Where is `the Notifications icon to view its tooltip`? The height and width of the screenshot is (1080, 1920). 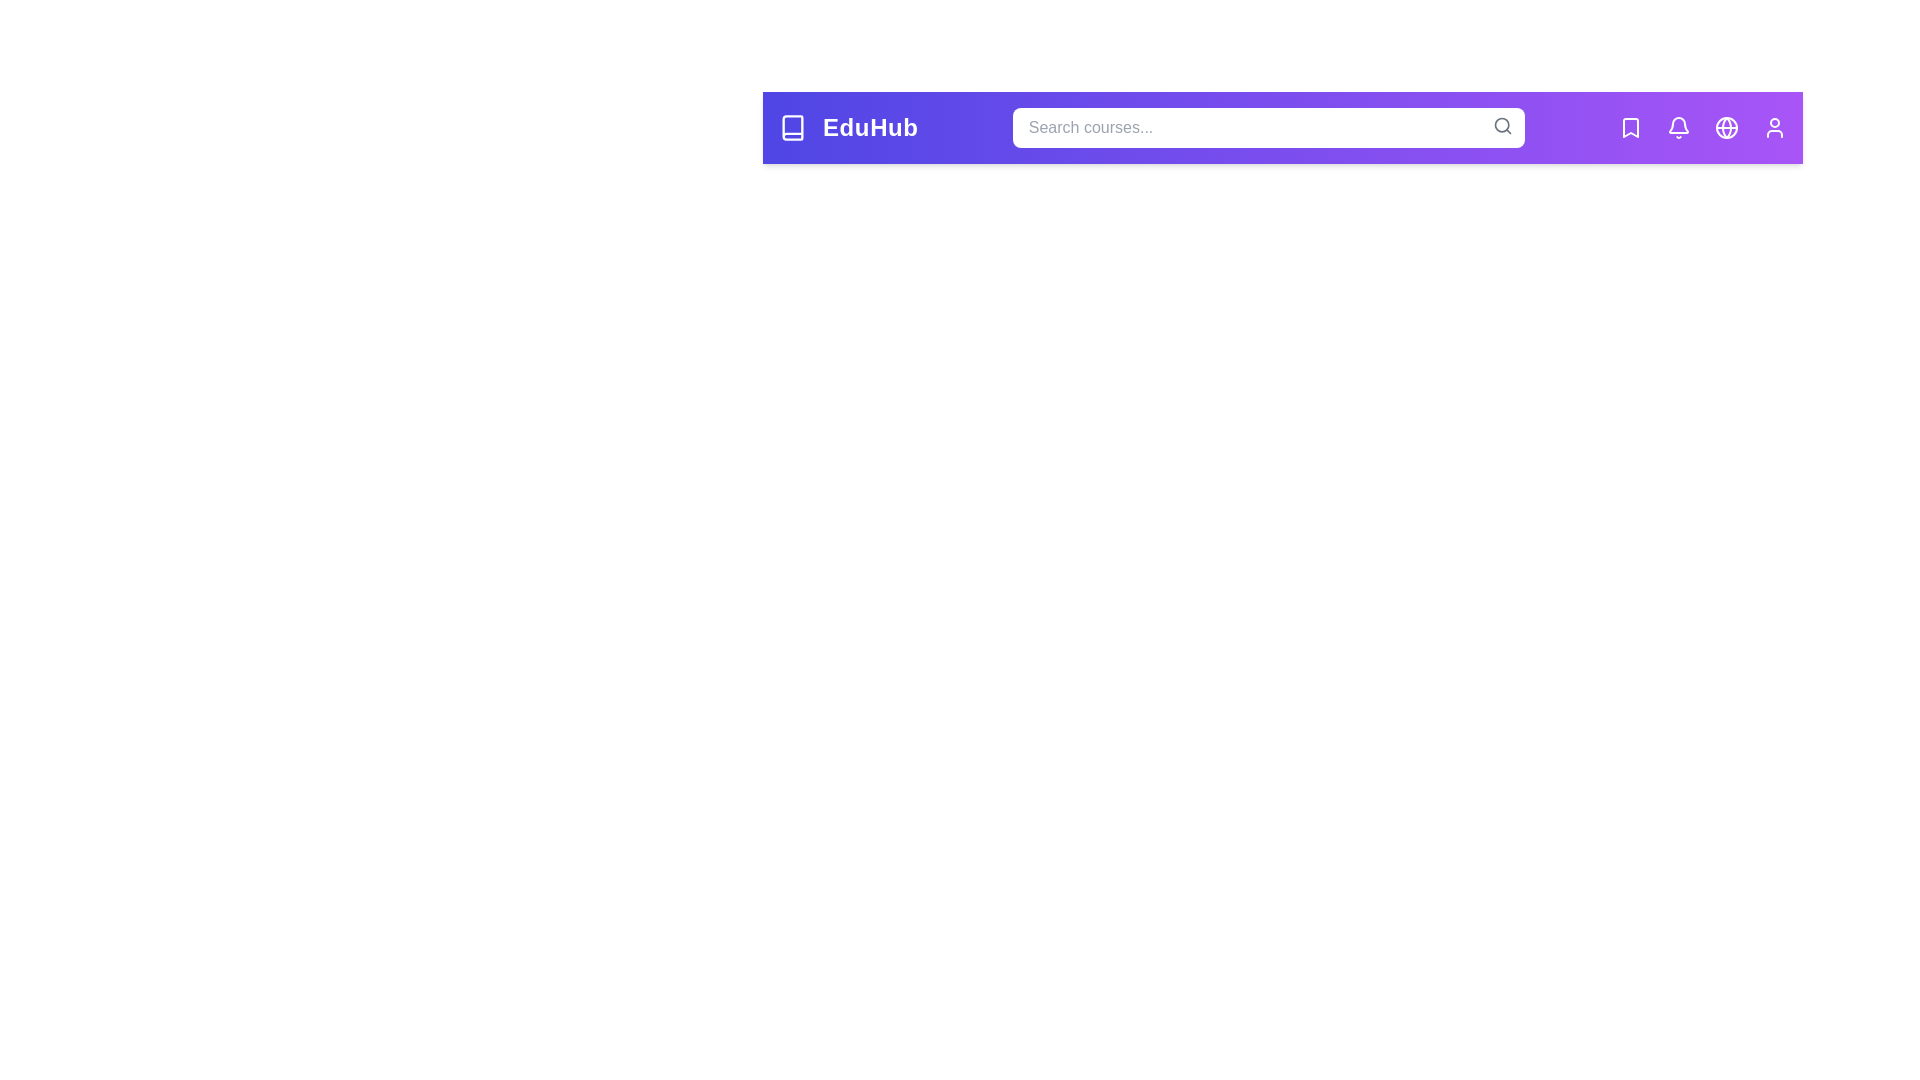
the Notifications icon to view its tooltip is located at coordinates (1679, 127).